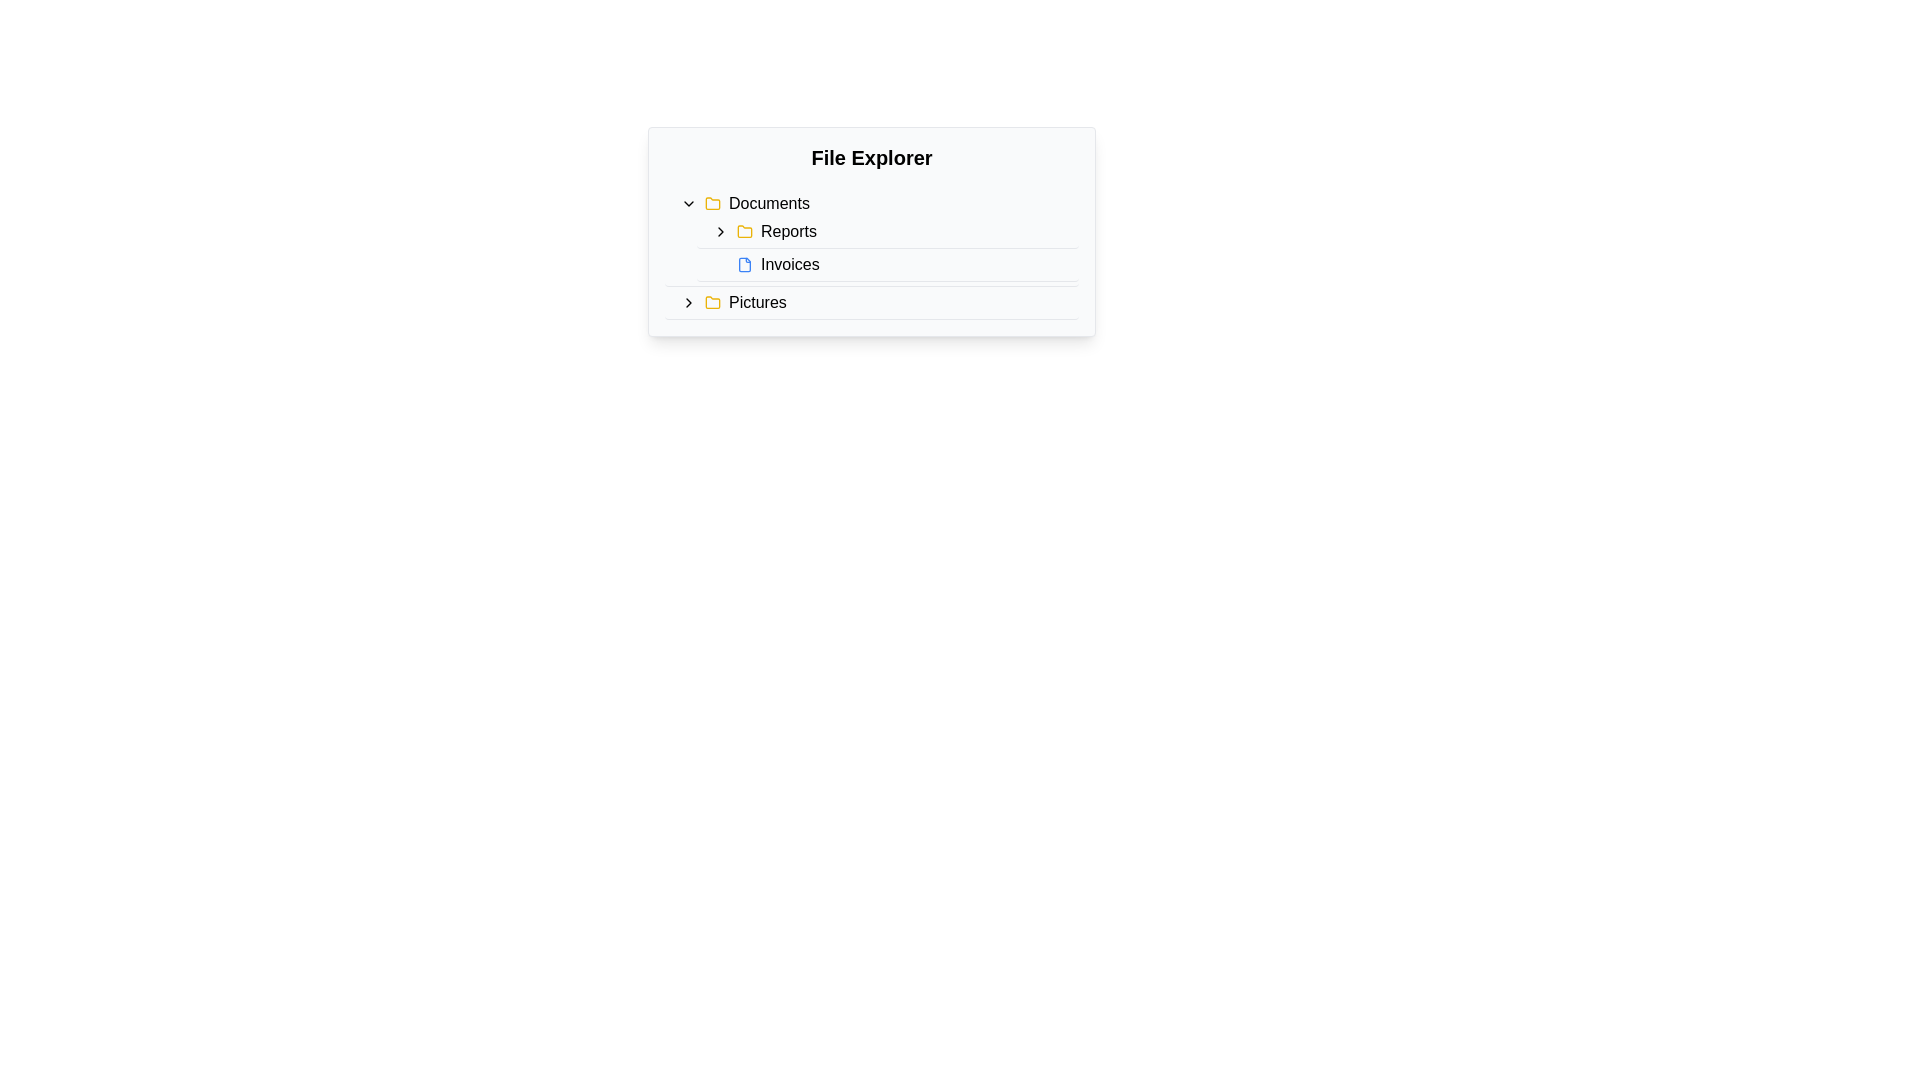 The image size is (1920, 1080). Describe the element at coordinates (713, 204) in the screenshot. I see `the 'Documents' folder icon located to the left of the 'Documents' label in the 'File Explorer' interface` at that location.